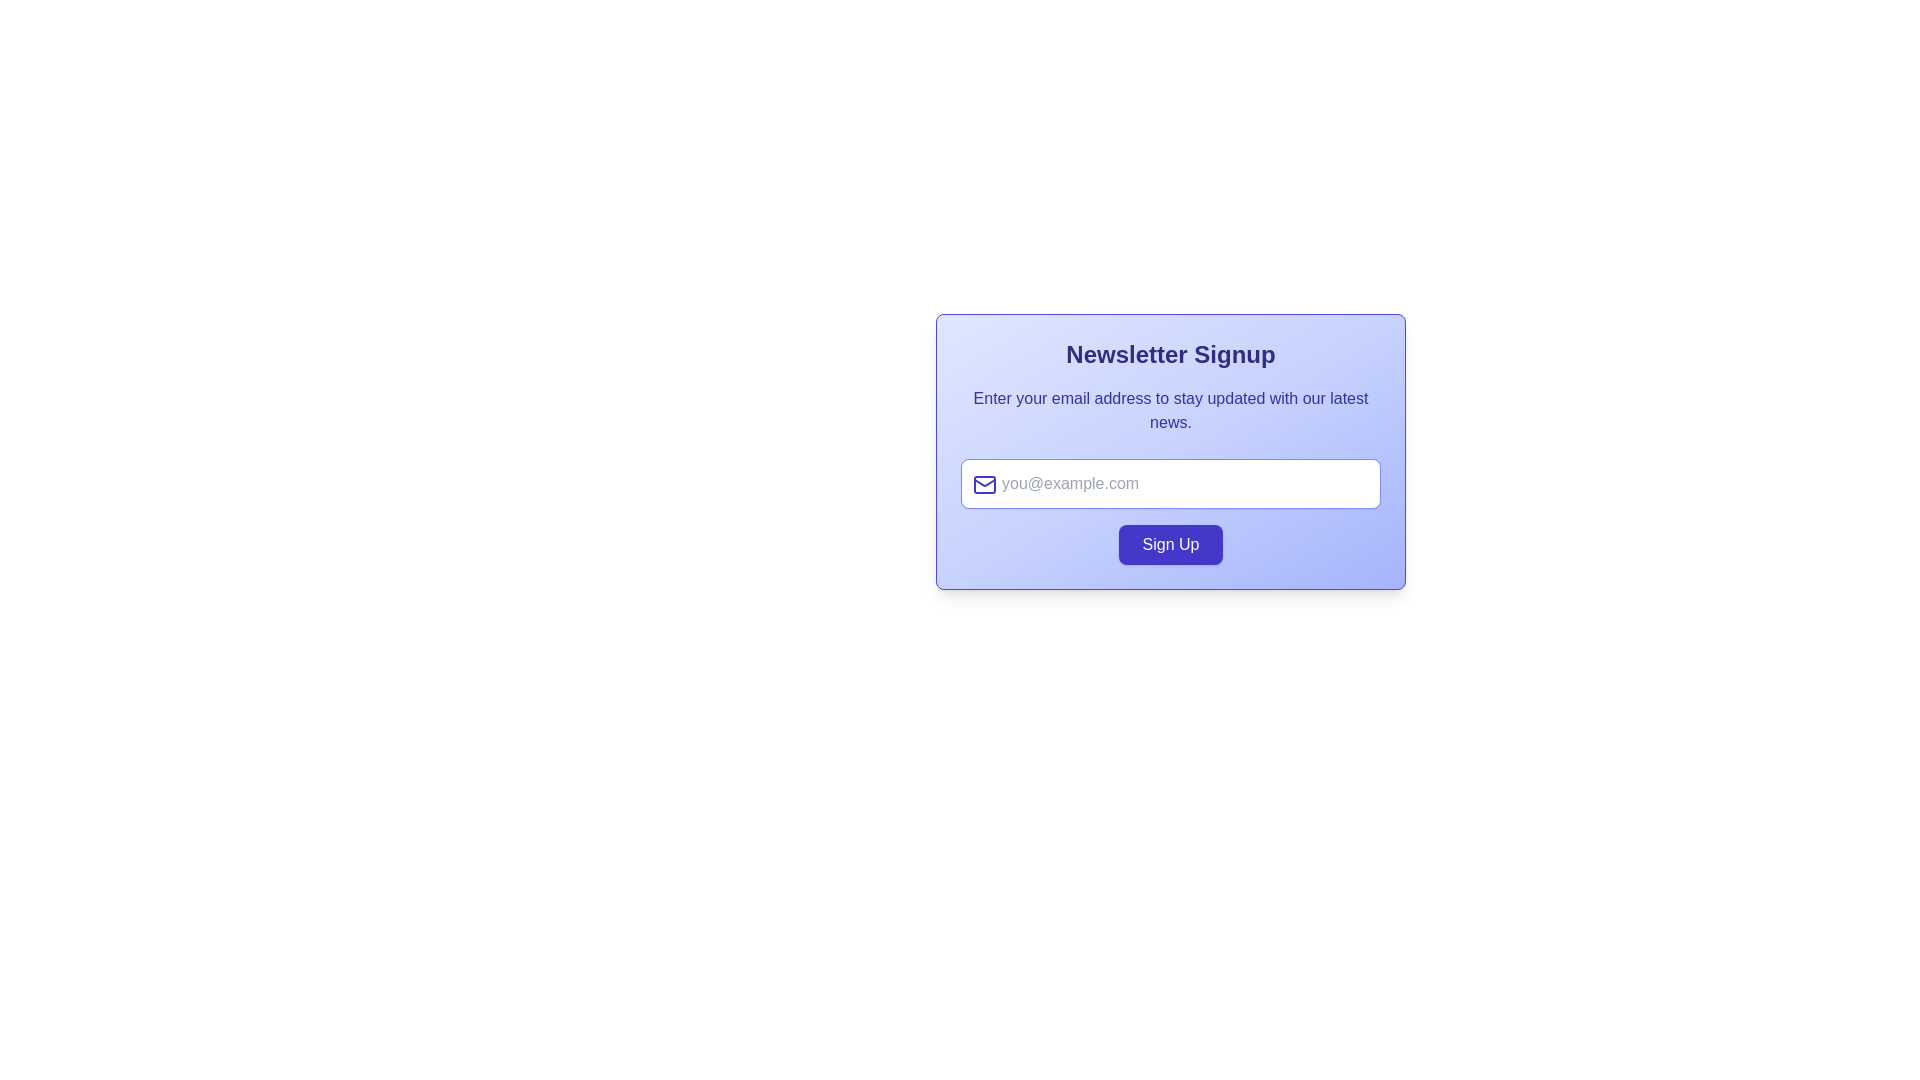 This screenshot has width=1920, height=1080. Describe the element at coordinates (1171, 353) in the screenshot. I see `the 'Newsletter Signup' text label displayed in bold and large blue font, which is centrally located at the top of a gradient blue card` at that location.